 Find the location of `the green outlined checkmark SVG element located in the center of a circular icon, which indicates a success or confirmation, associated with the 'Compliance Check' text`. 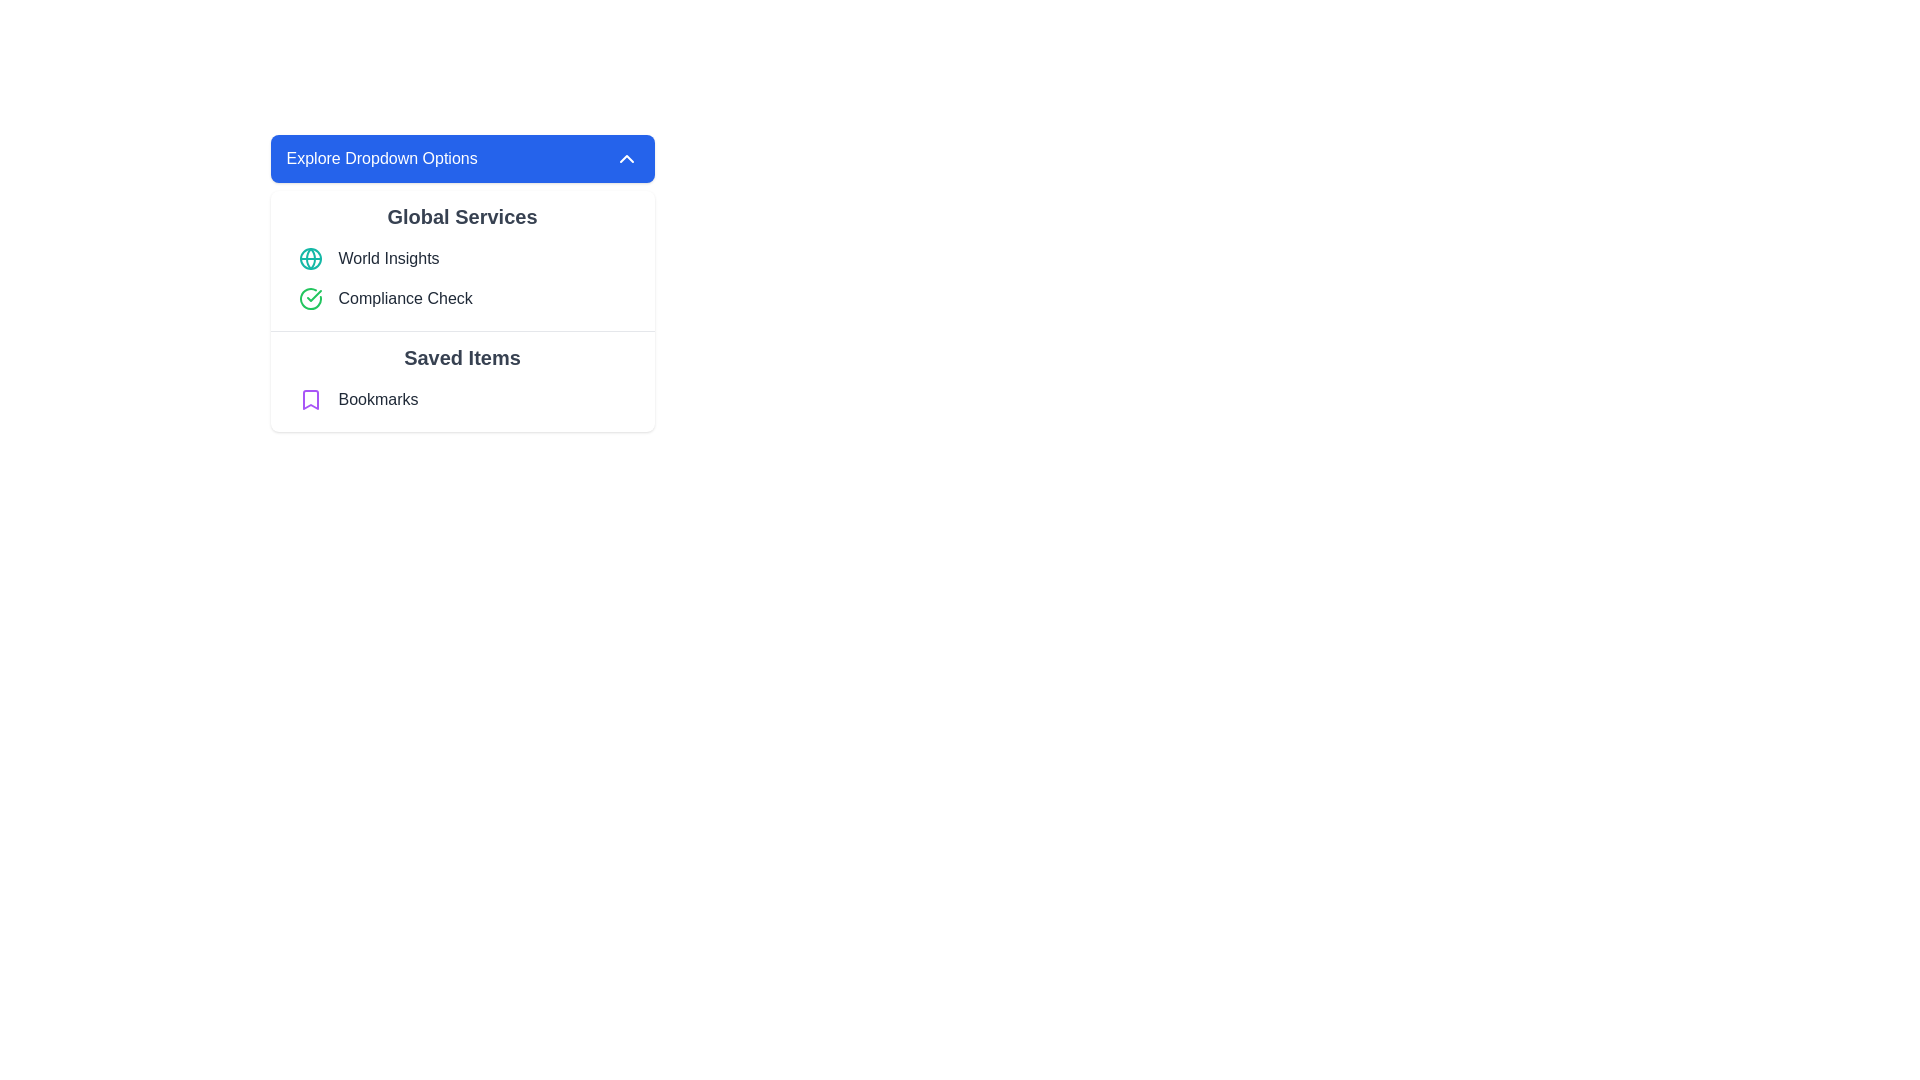

the green outlined checkmark SVG element located in the center of a circular icon, which indicates a success or confirmation, associated with the 'Compliance Check' text is located at coordinates (312, 296).